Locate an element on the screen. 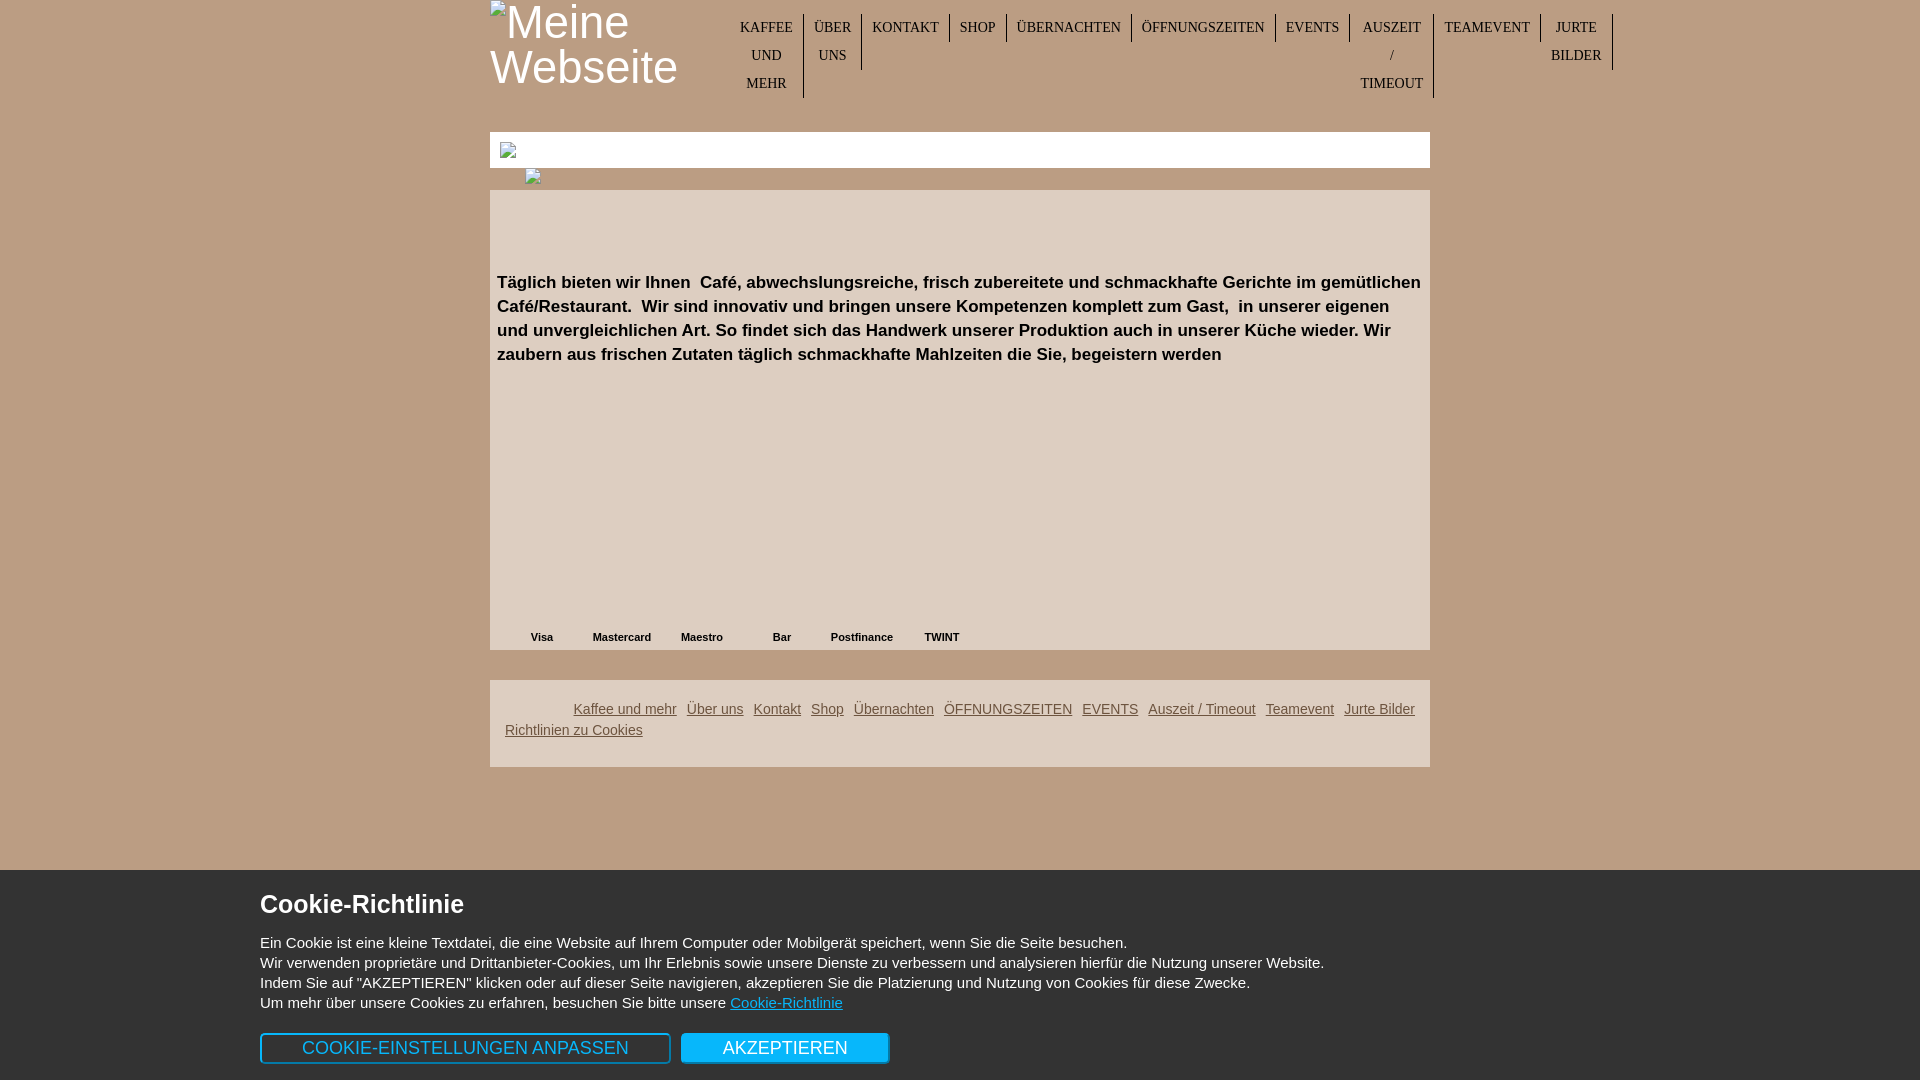 Image resolution: width=1920 pixels, height=1080 pixels. 'AKZEPTIEREN' is located at coordinates (681, 1047).